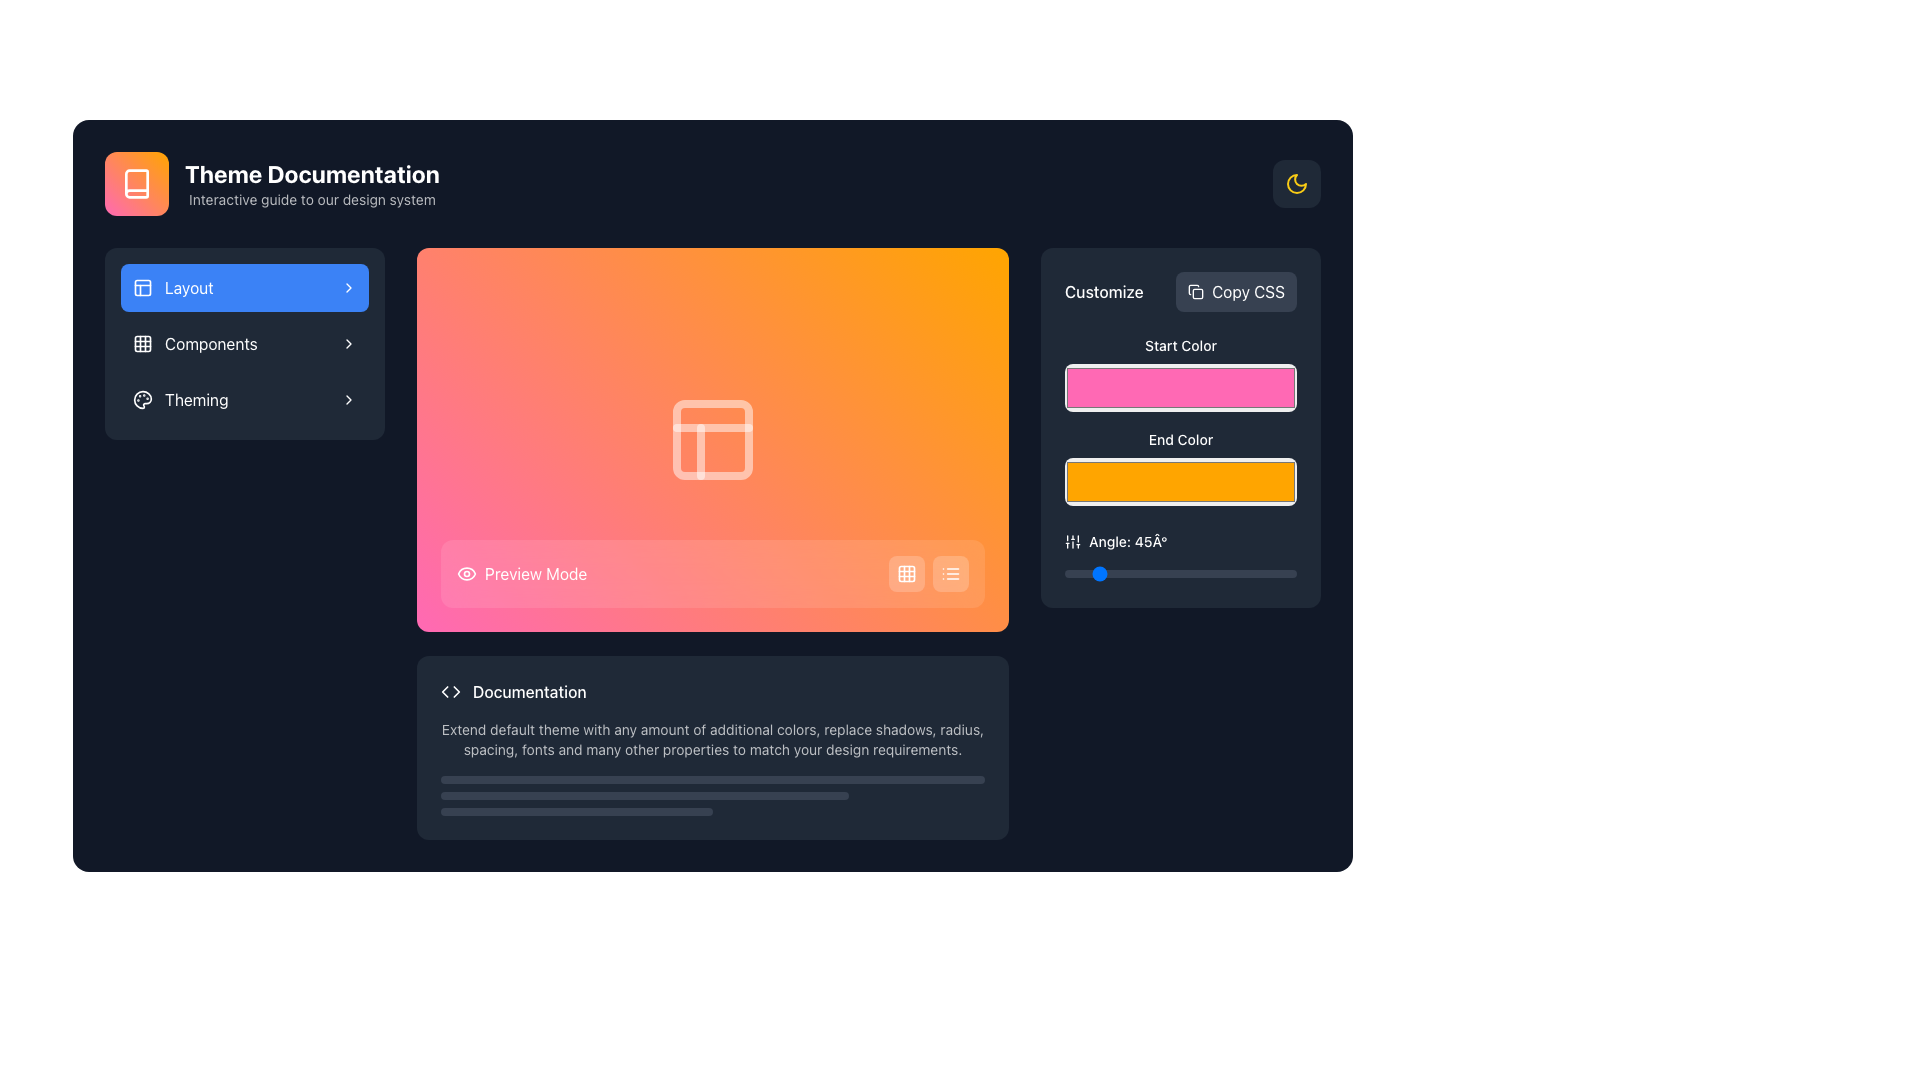 The image size is (1920, 1080). Describe the element at coordinates (906, 574) in the screenshot. I see `the first button in the bottom-right corner of the gradient-colored area to trigger a visual response` at that location.